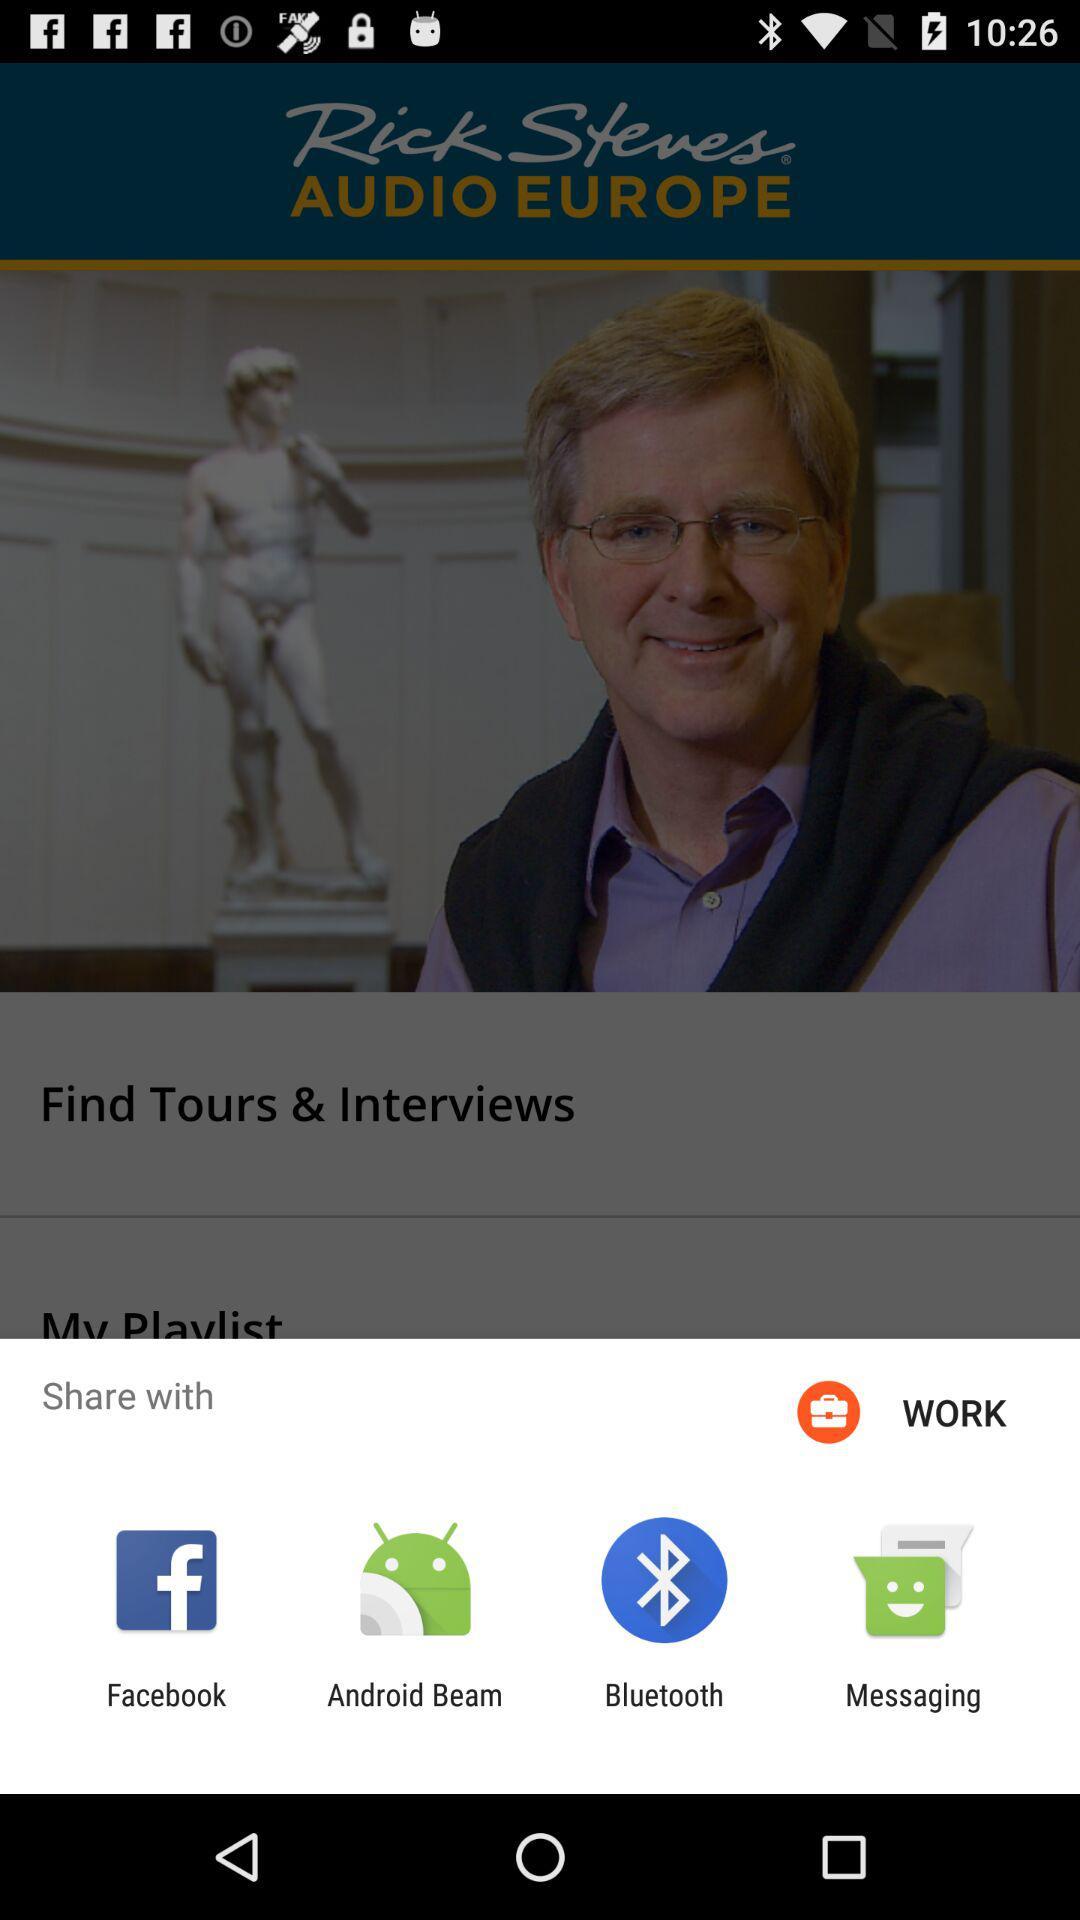 The width and height of the screenshot is (1080, 1920). Describe the element at coordinates (414, 1711) in the screenshot. I see `icon next to bluetooth item` at that location.